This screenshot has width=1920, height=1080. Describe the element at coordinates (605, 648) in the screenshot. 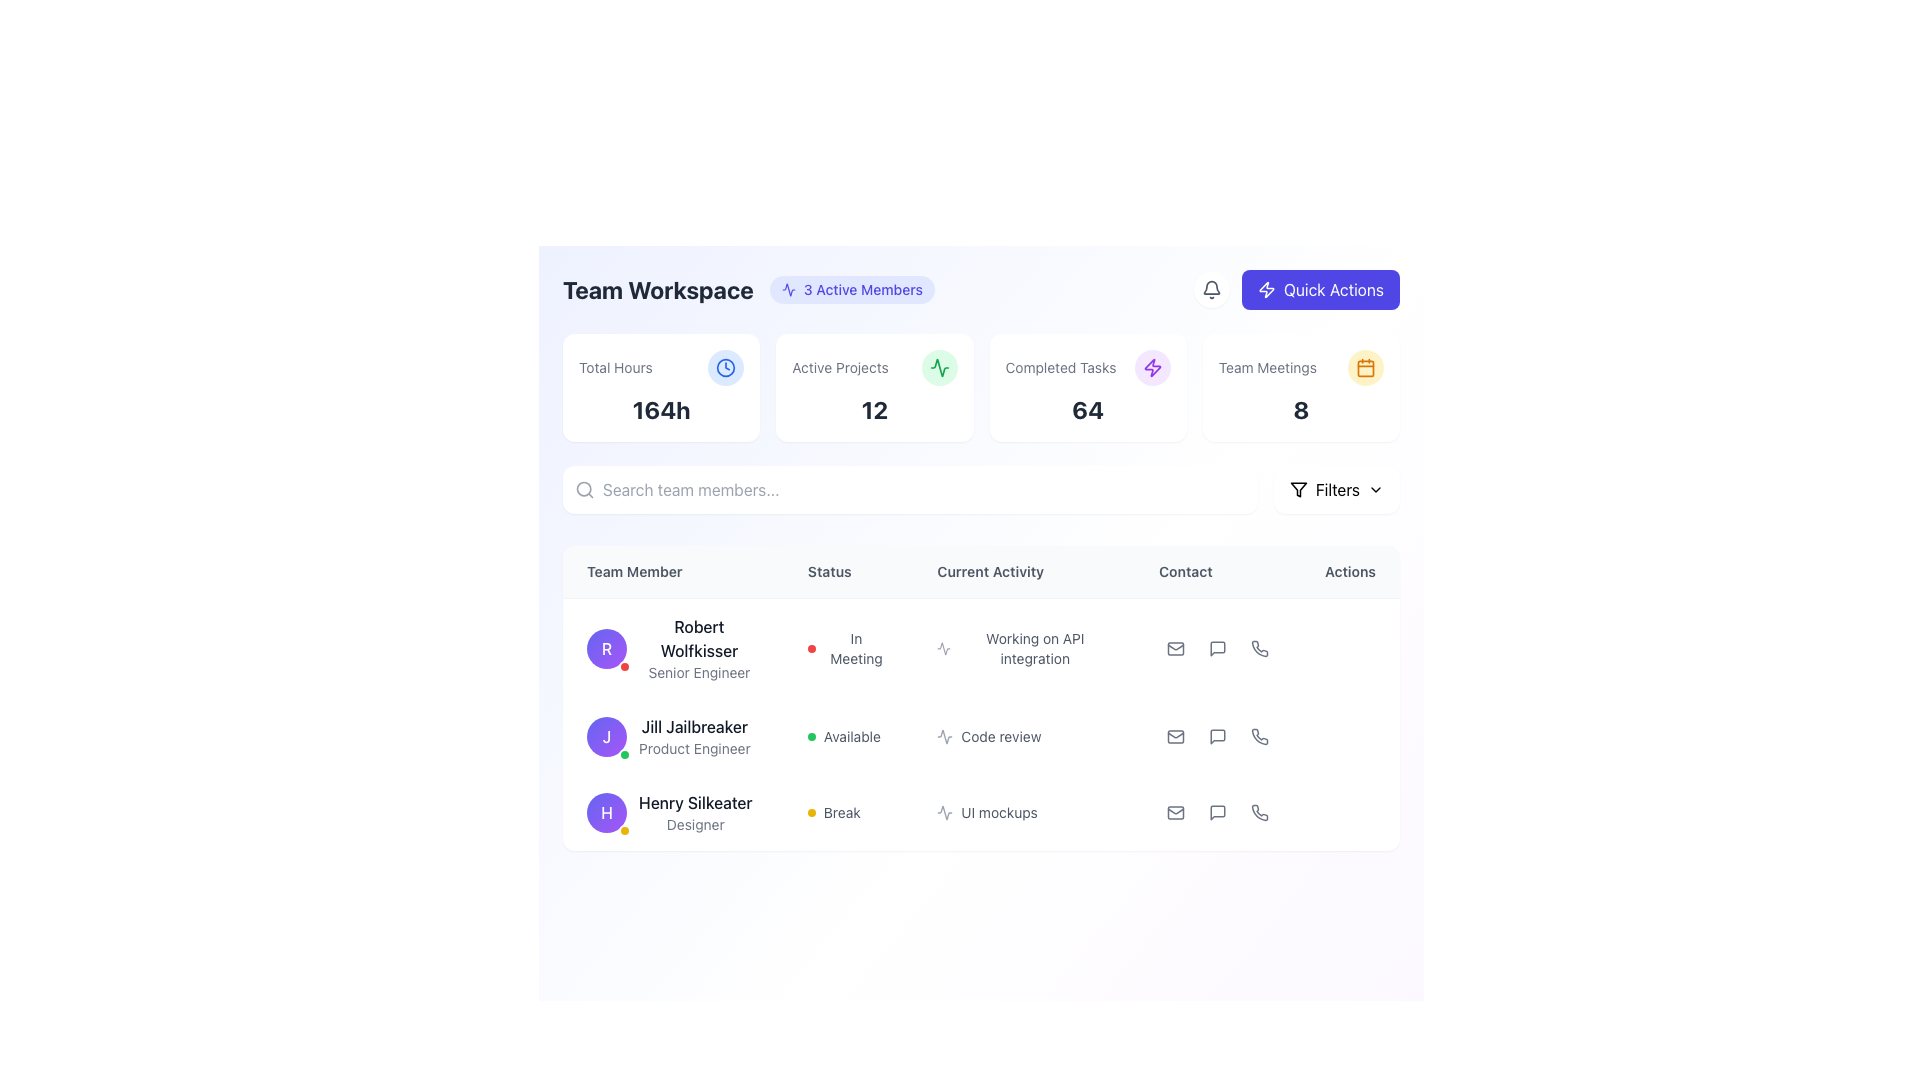

I see `the avatar of 'Robert Wolfkisser'` at that location.